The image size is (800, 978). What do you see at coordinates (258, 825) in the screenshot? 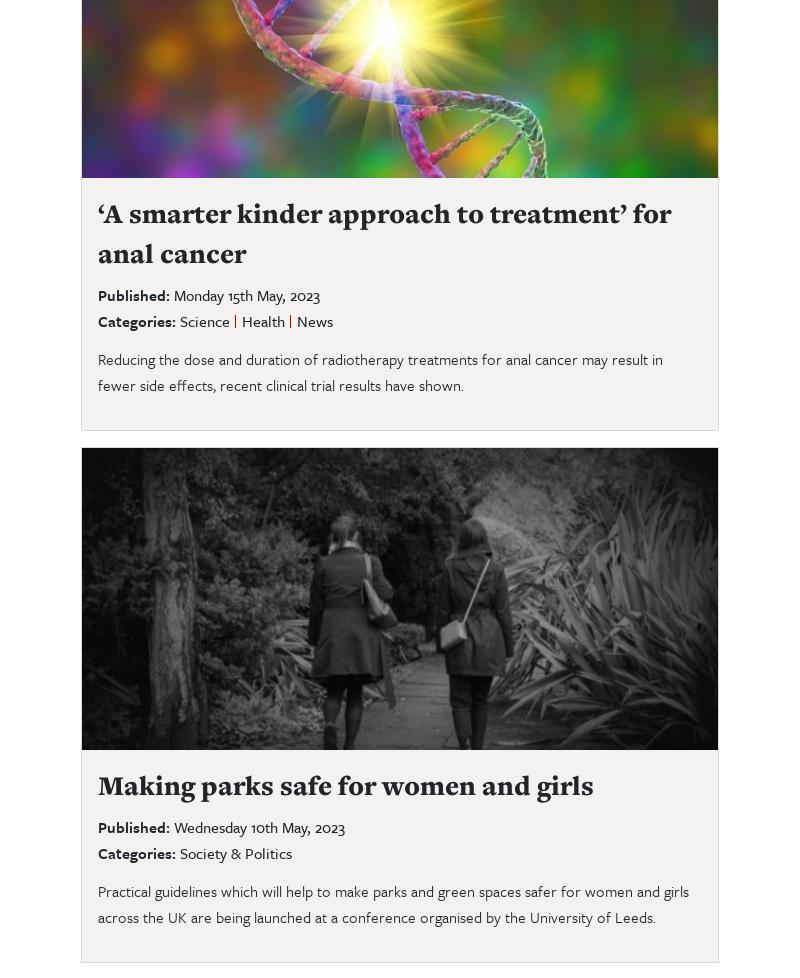
I see `'Wednesday 10th May, 2023'` at bounding box center [258, 825].